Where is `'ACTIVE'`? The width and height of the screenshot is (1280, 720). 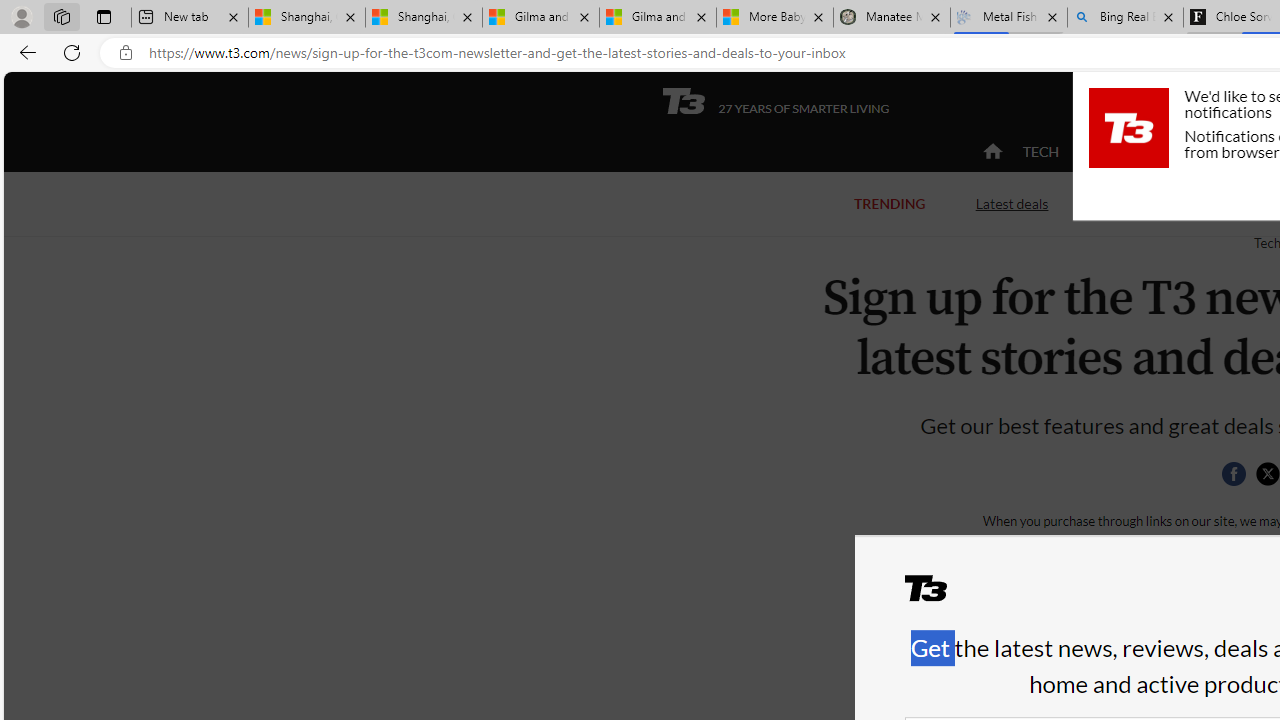
'ACTIVE' is located at coordinates (1124, 150).